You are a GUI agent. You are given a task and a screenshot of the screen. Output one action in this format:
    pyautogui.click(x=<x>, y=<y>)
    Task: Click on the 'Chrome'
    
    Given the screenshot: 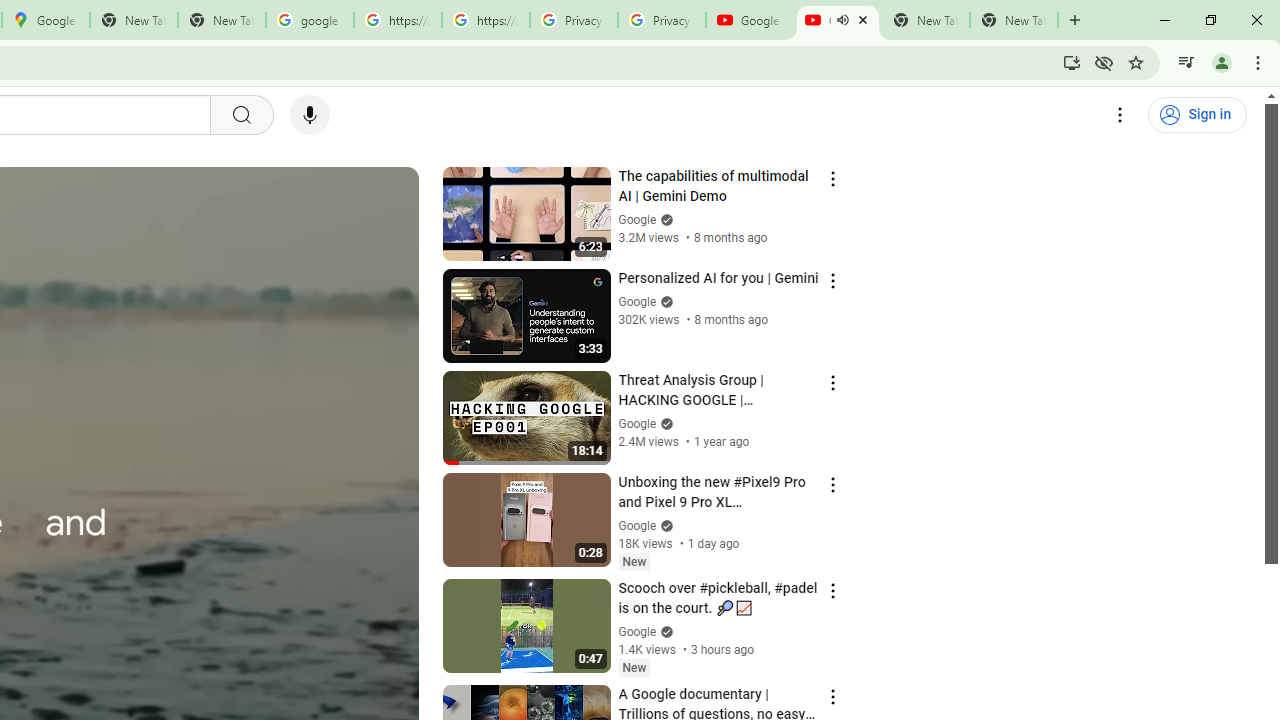 What is the action you would take?
    pyautogui.click(x=1259, y=61)
    